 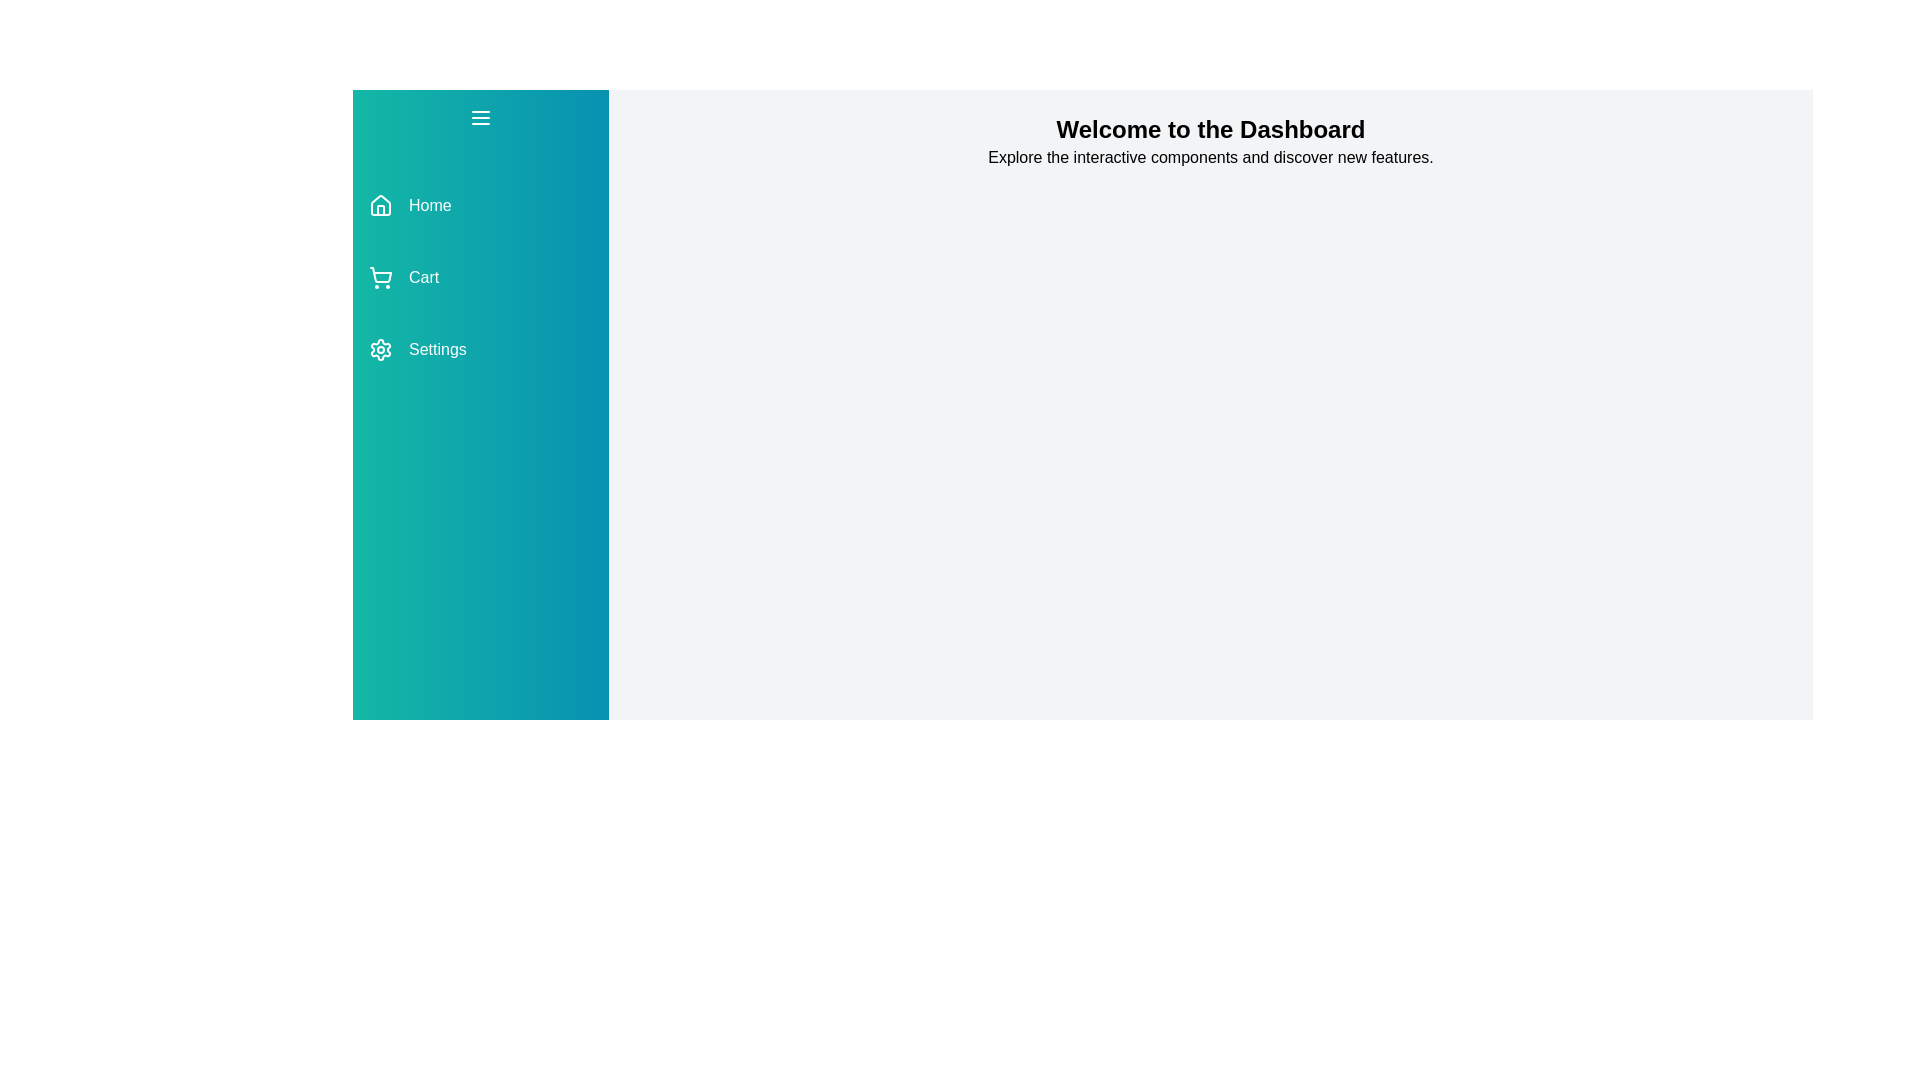 I want to click on the menu item labeled Cart, so click(x=480, y=277).